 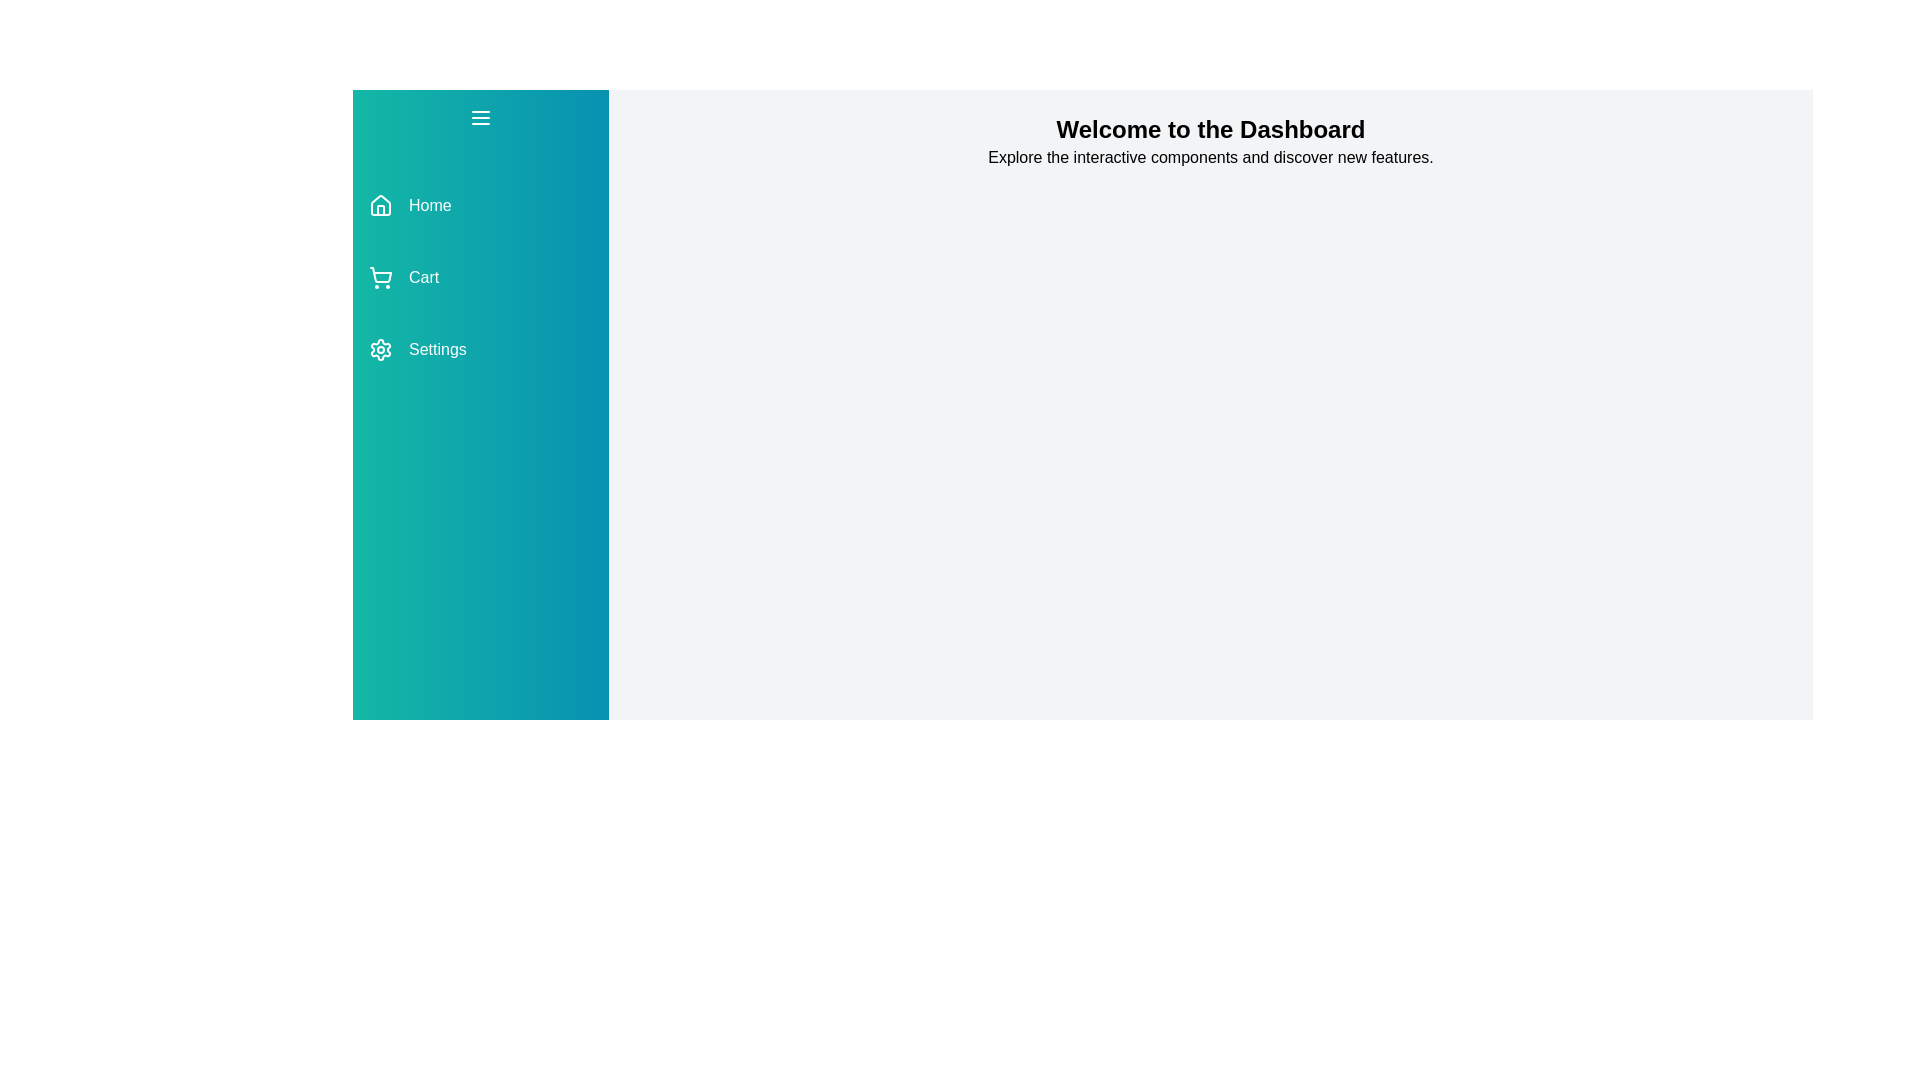 I want to click on the menu item labeled Cart, so click(x=480, y=277).